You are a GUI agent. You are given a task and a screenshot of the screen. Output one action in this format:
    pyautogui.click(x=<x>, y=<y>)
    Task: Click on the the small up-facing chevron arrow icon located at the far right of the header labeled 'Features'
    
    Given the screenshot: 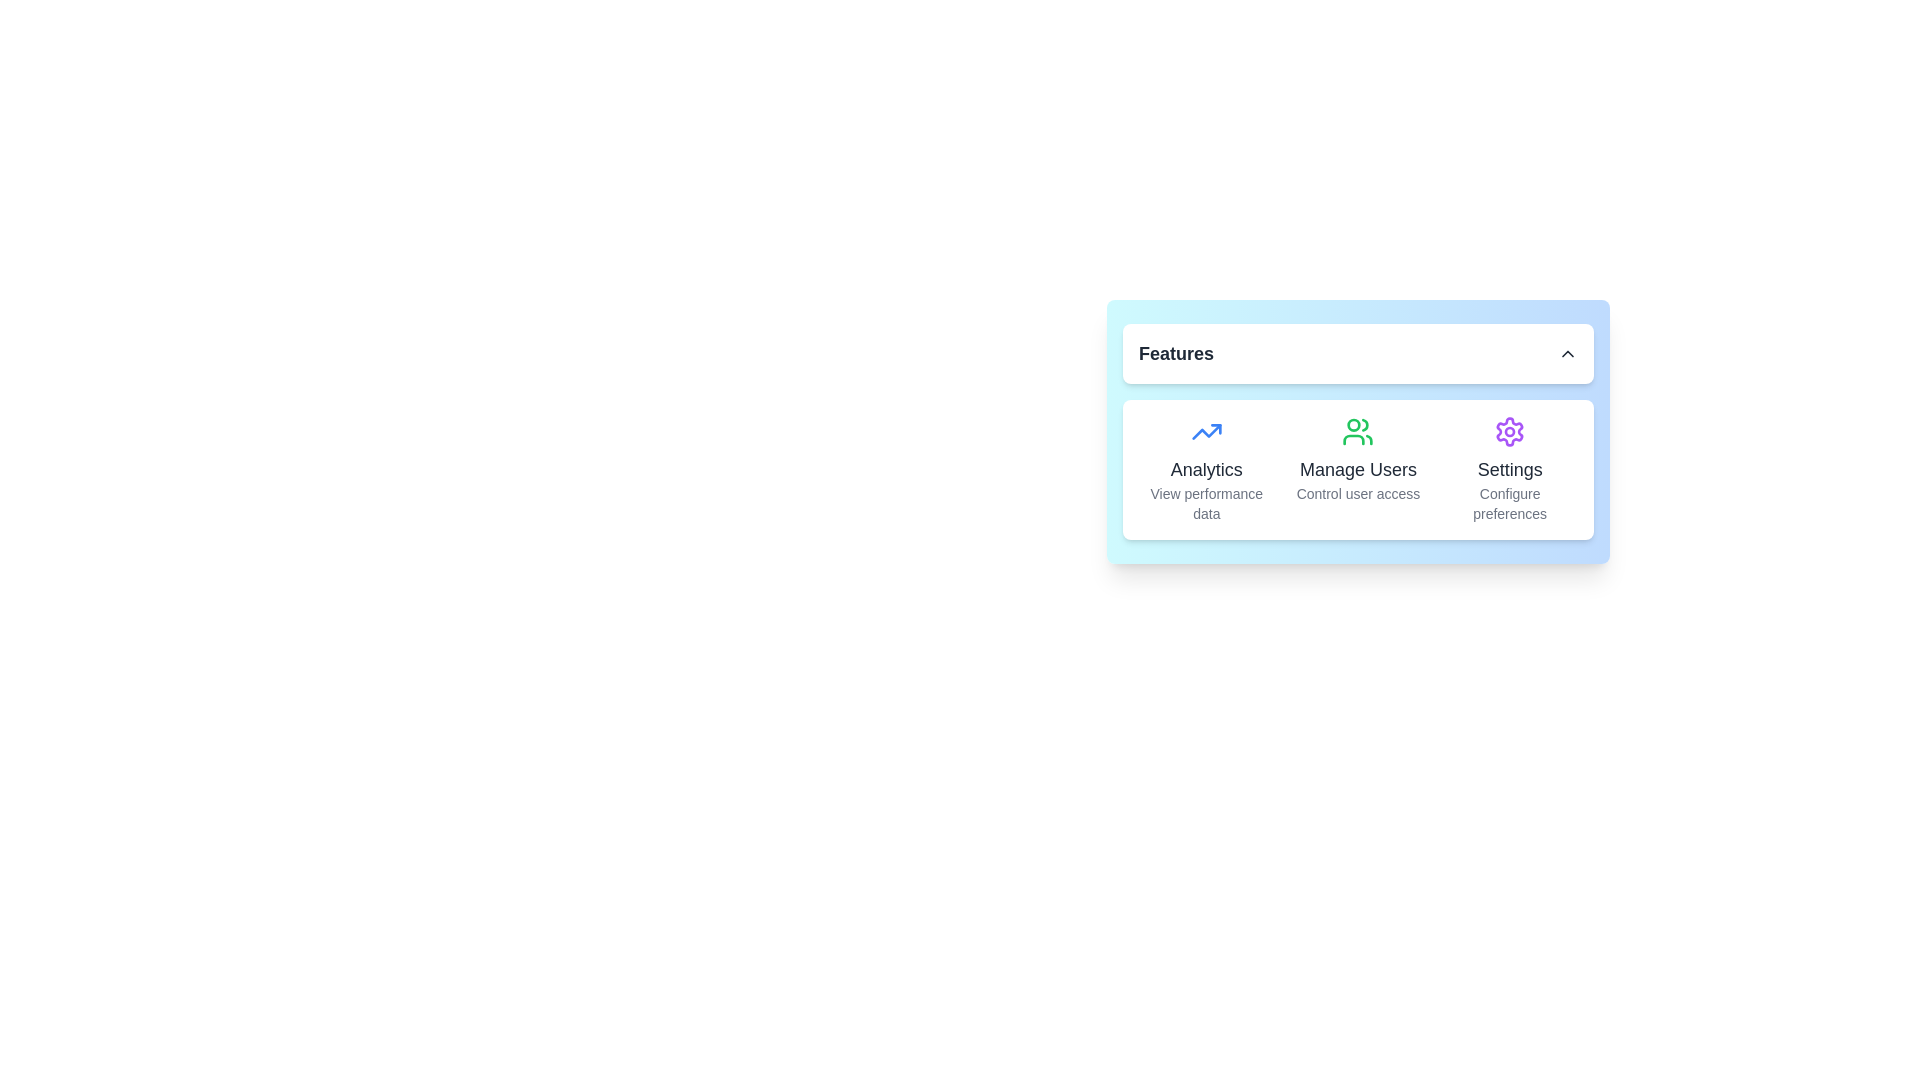 What is the action you would take?
    pyautogui.click(x=1567, y=353)
    